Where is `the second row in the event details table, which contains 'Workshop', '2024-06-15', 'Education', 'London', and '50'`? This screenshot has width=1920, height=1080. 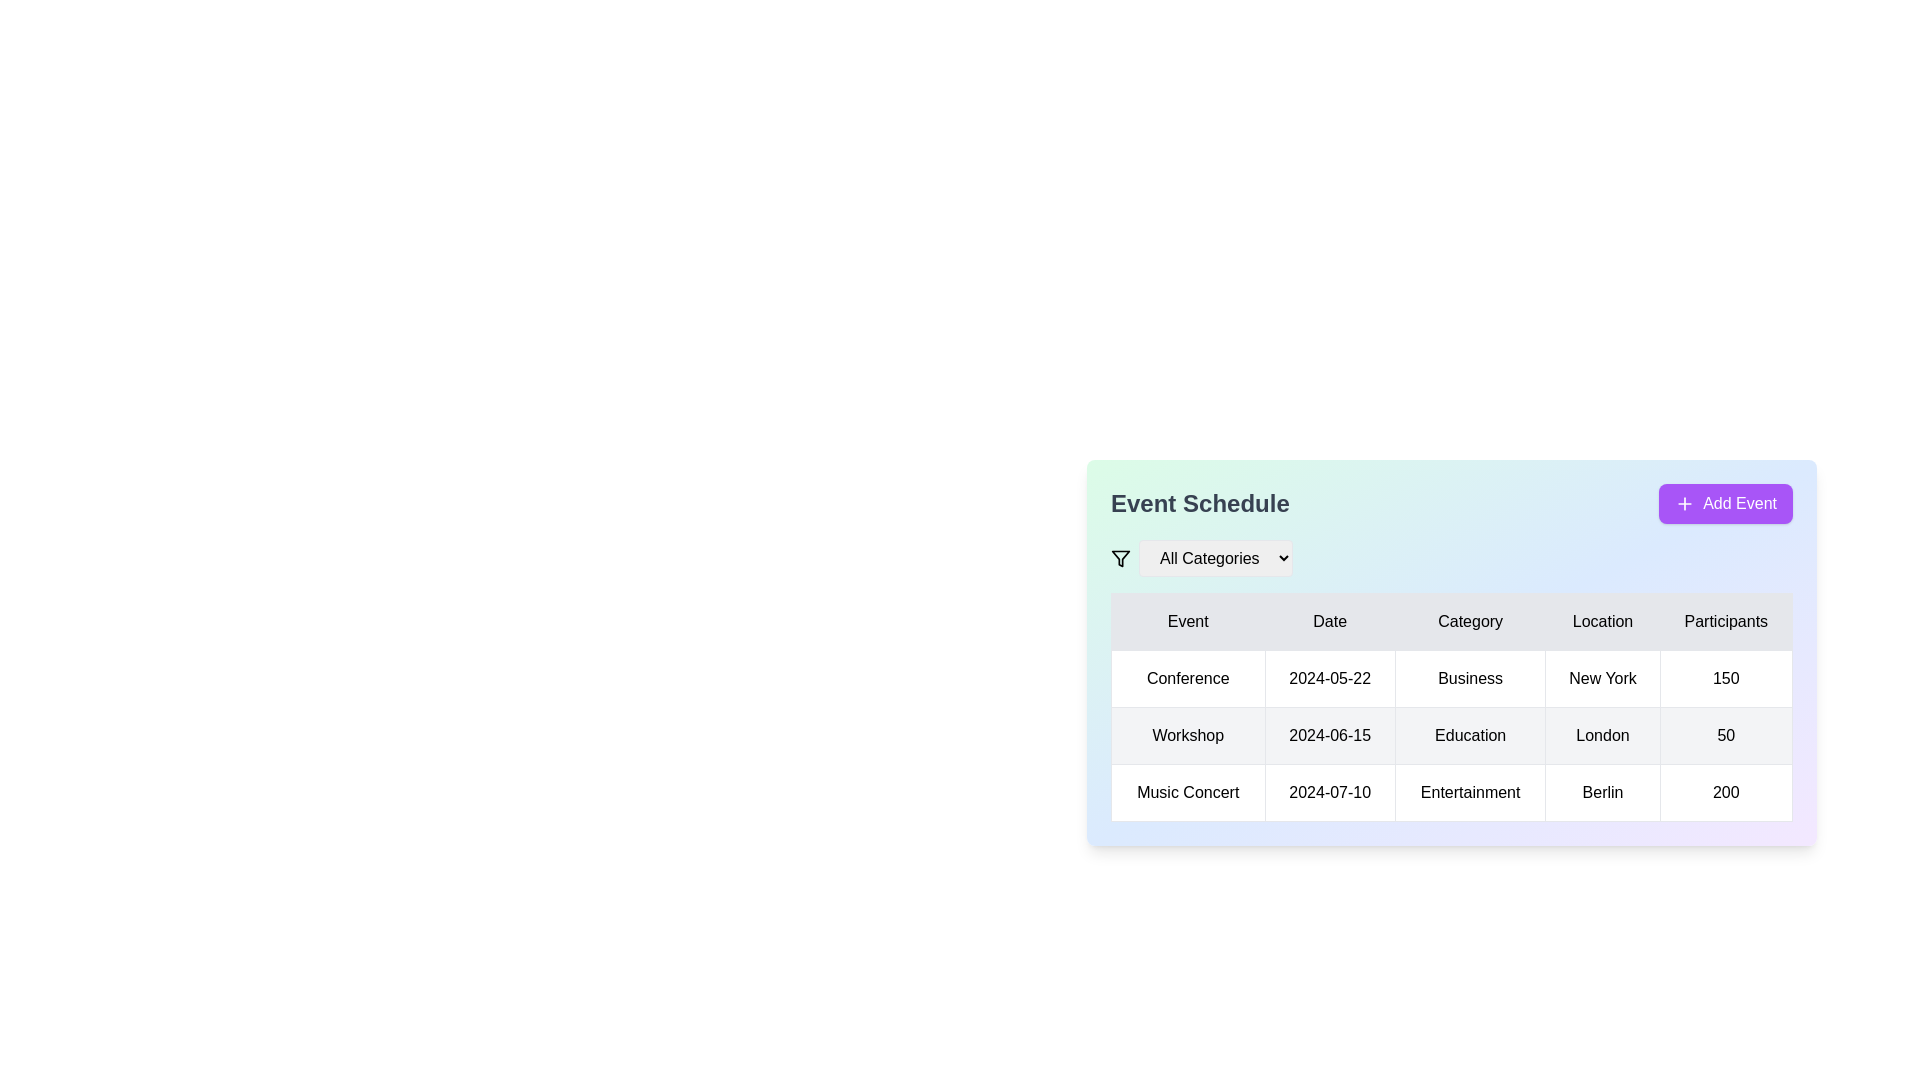
the second row in the event details table, which contains 'Workshop', '2024-06-15', 'Education', 'London', and '50' is located at coordinates (1451, 736).